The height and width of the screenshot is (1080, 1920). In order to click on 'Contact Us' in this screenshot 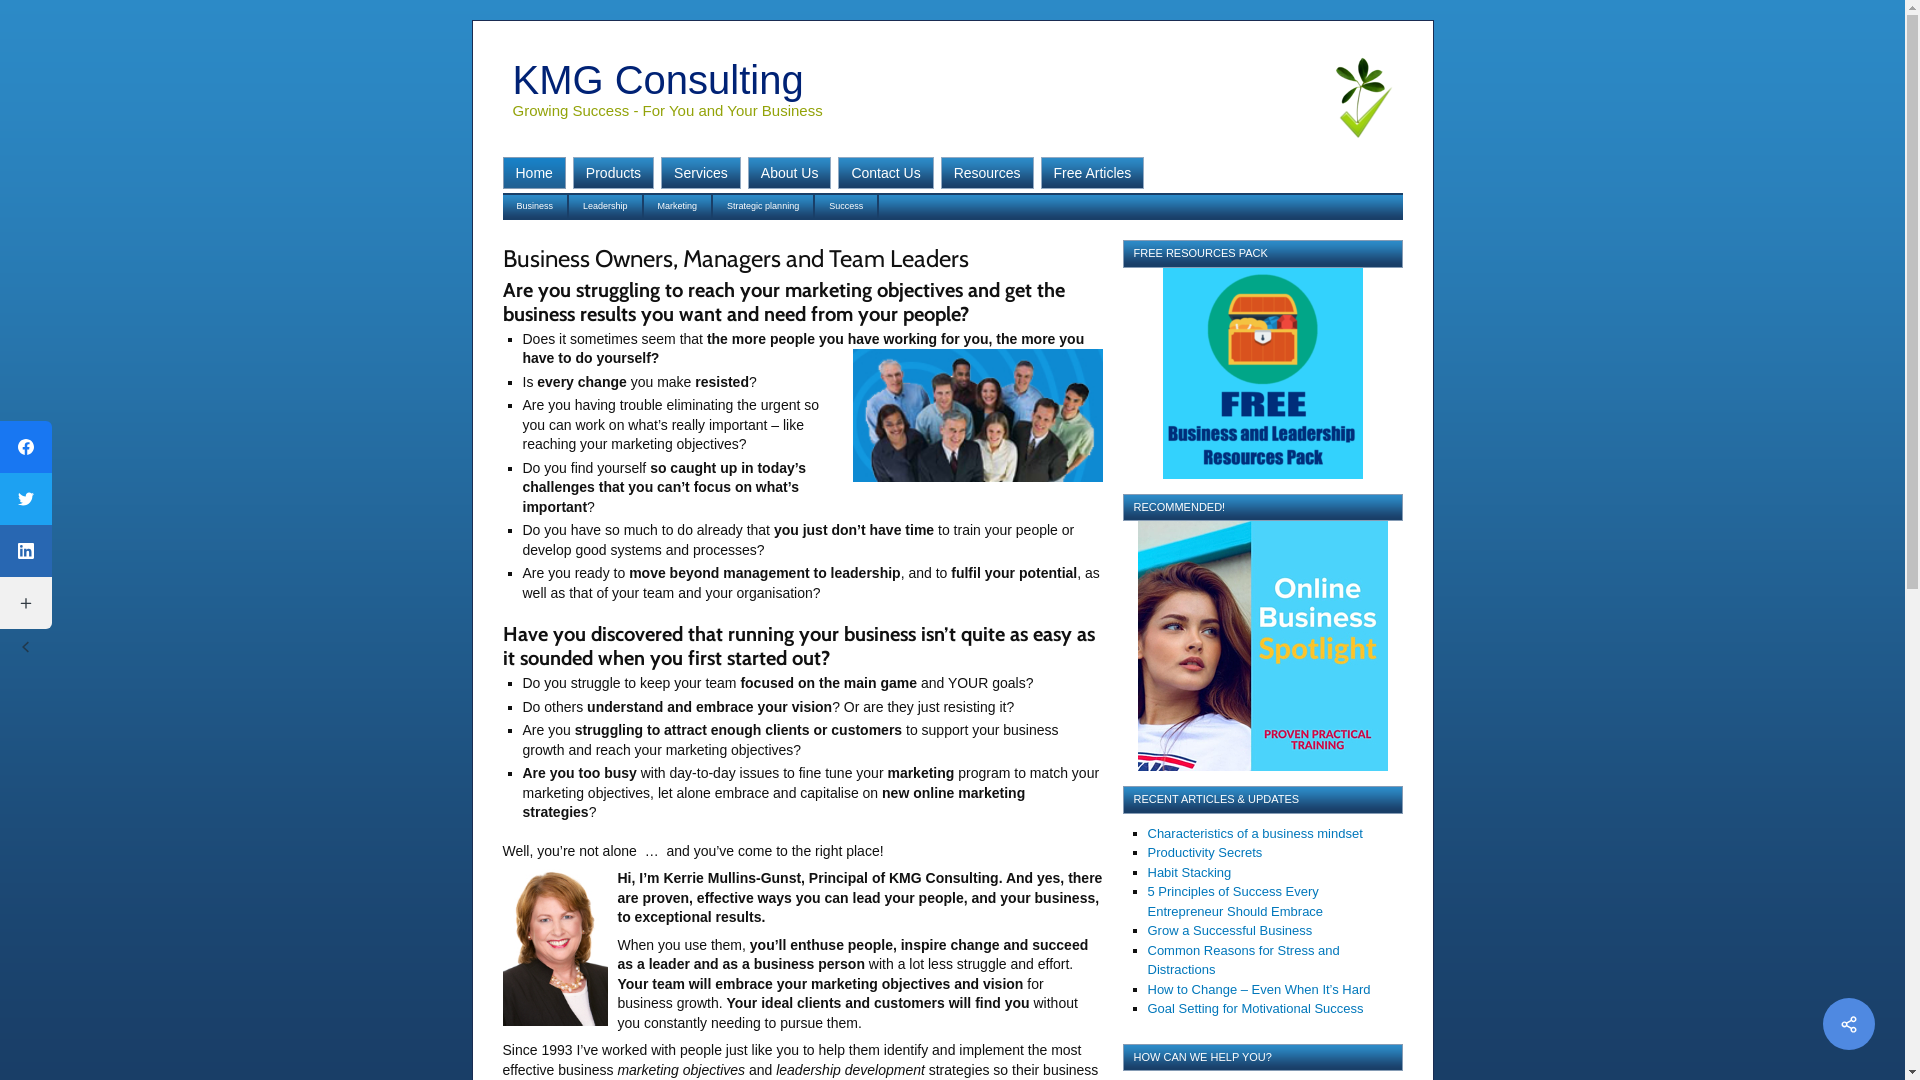, I will do `click(884, 172)`.